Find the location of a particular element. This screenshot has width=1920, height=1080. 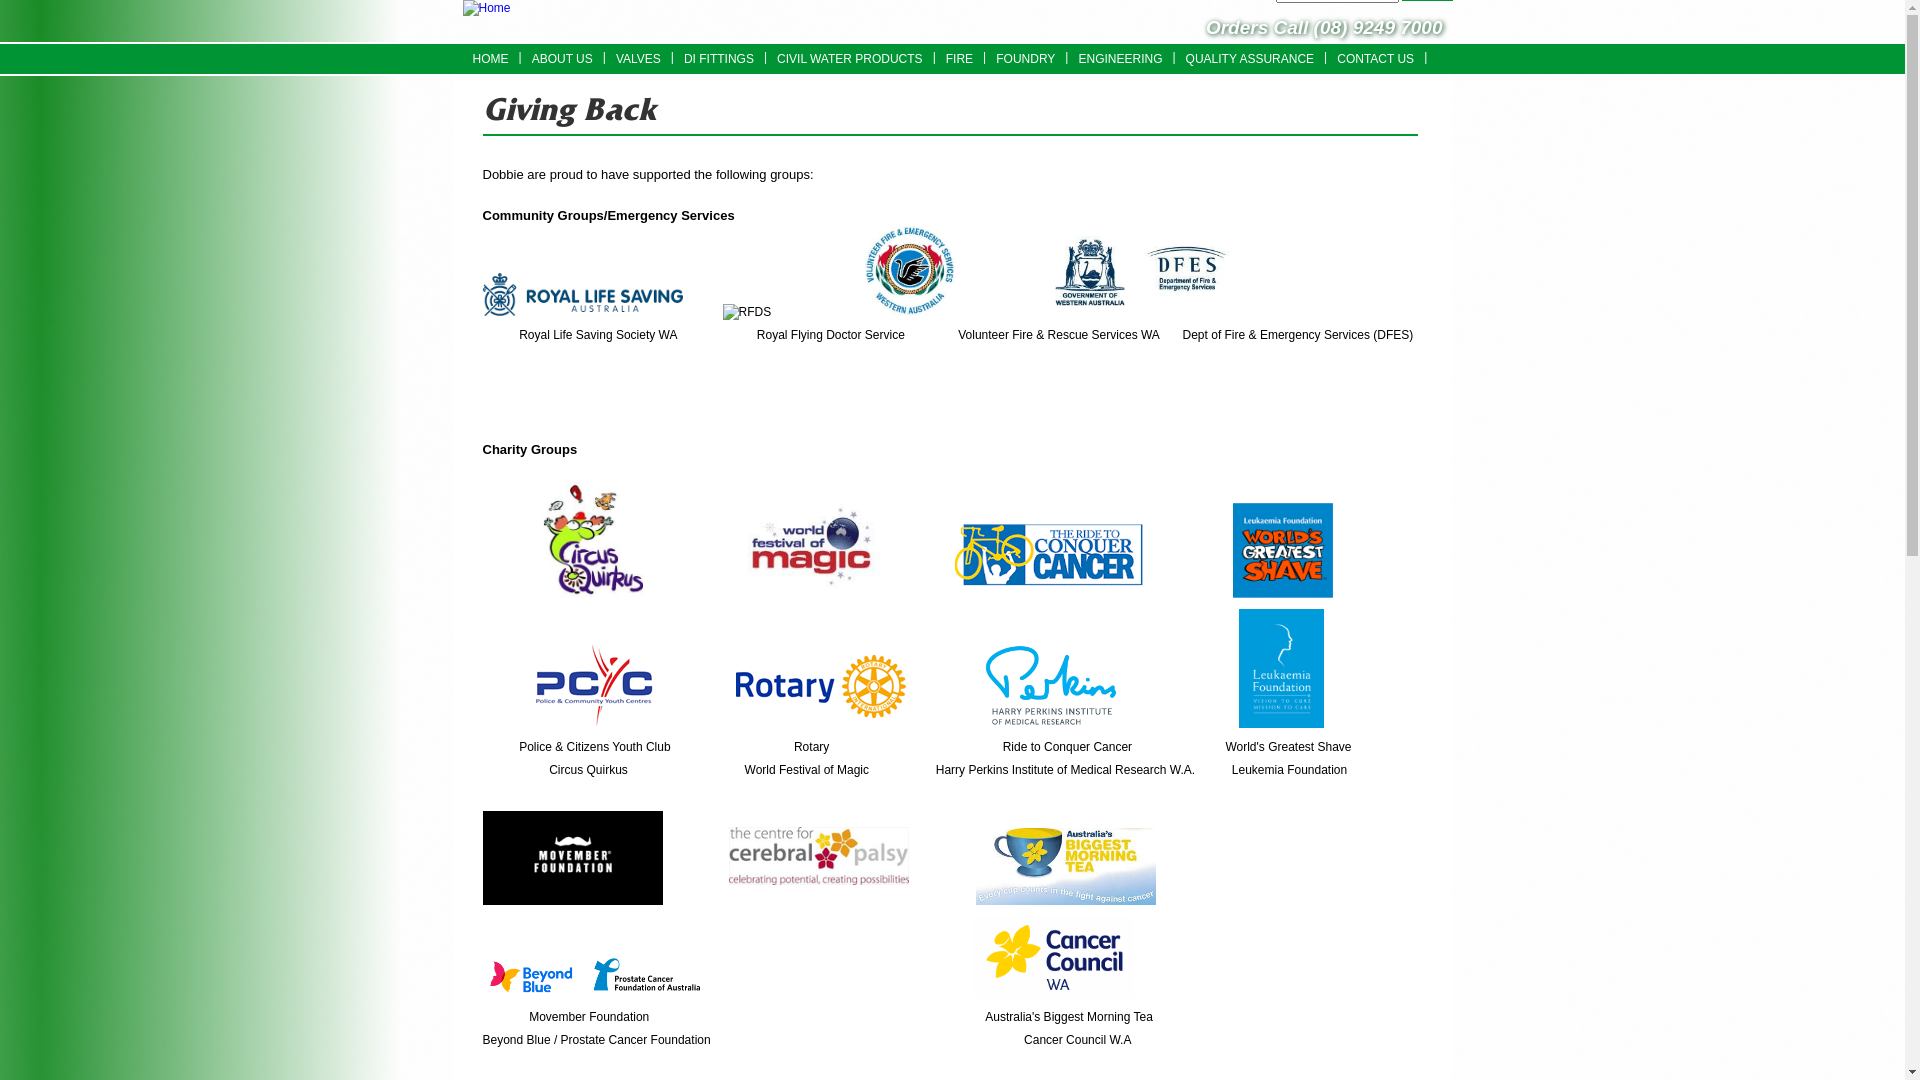

'Beyond Blue' is located at coordinates (529, 976).